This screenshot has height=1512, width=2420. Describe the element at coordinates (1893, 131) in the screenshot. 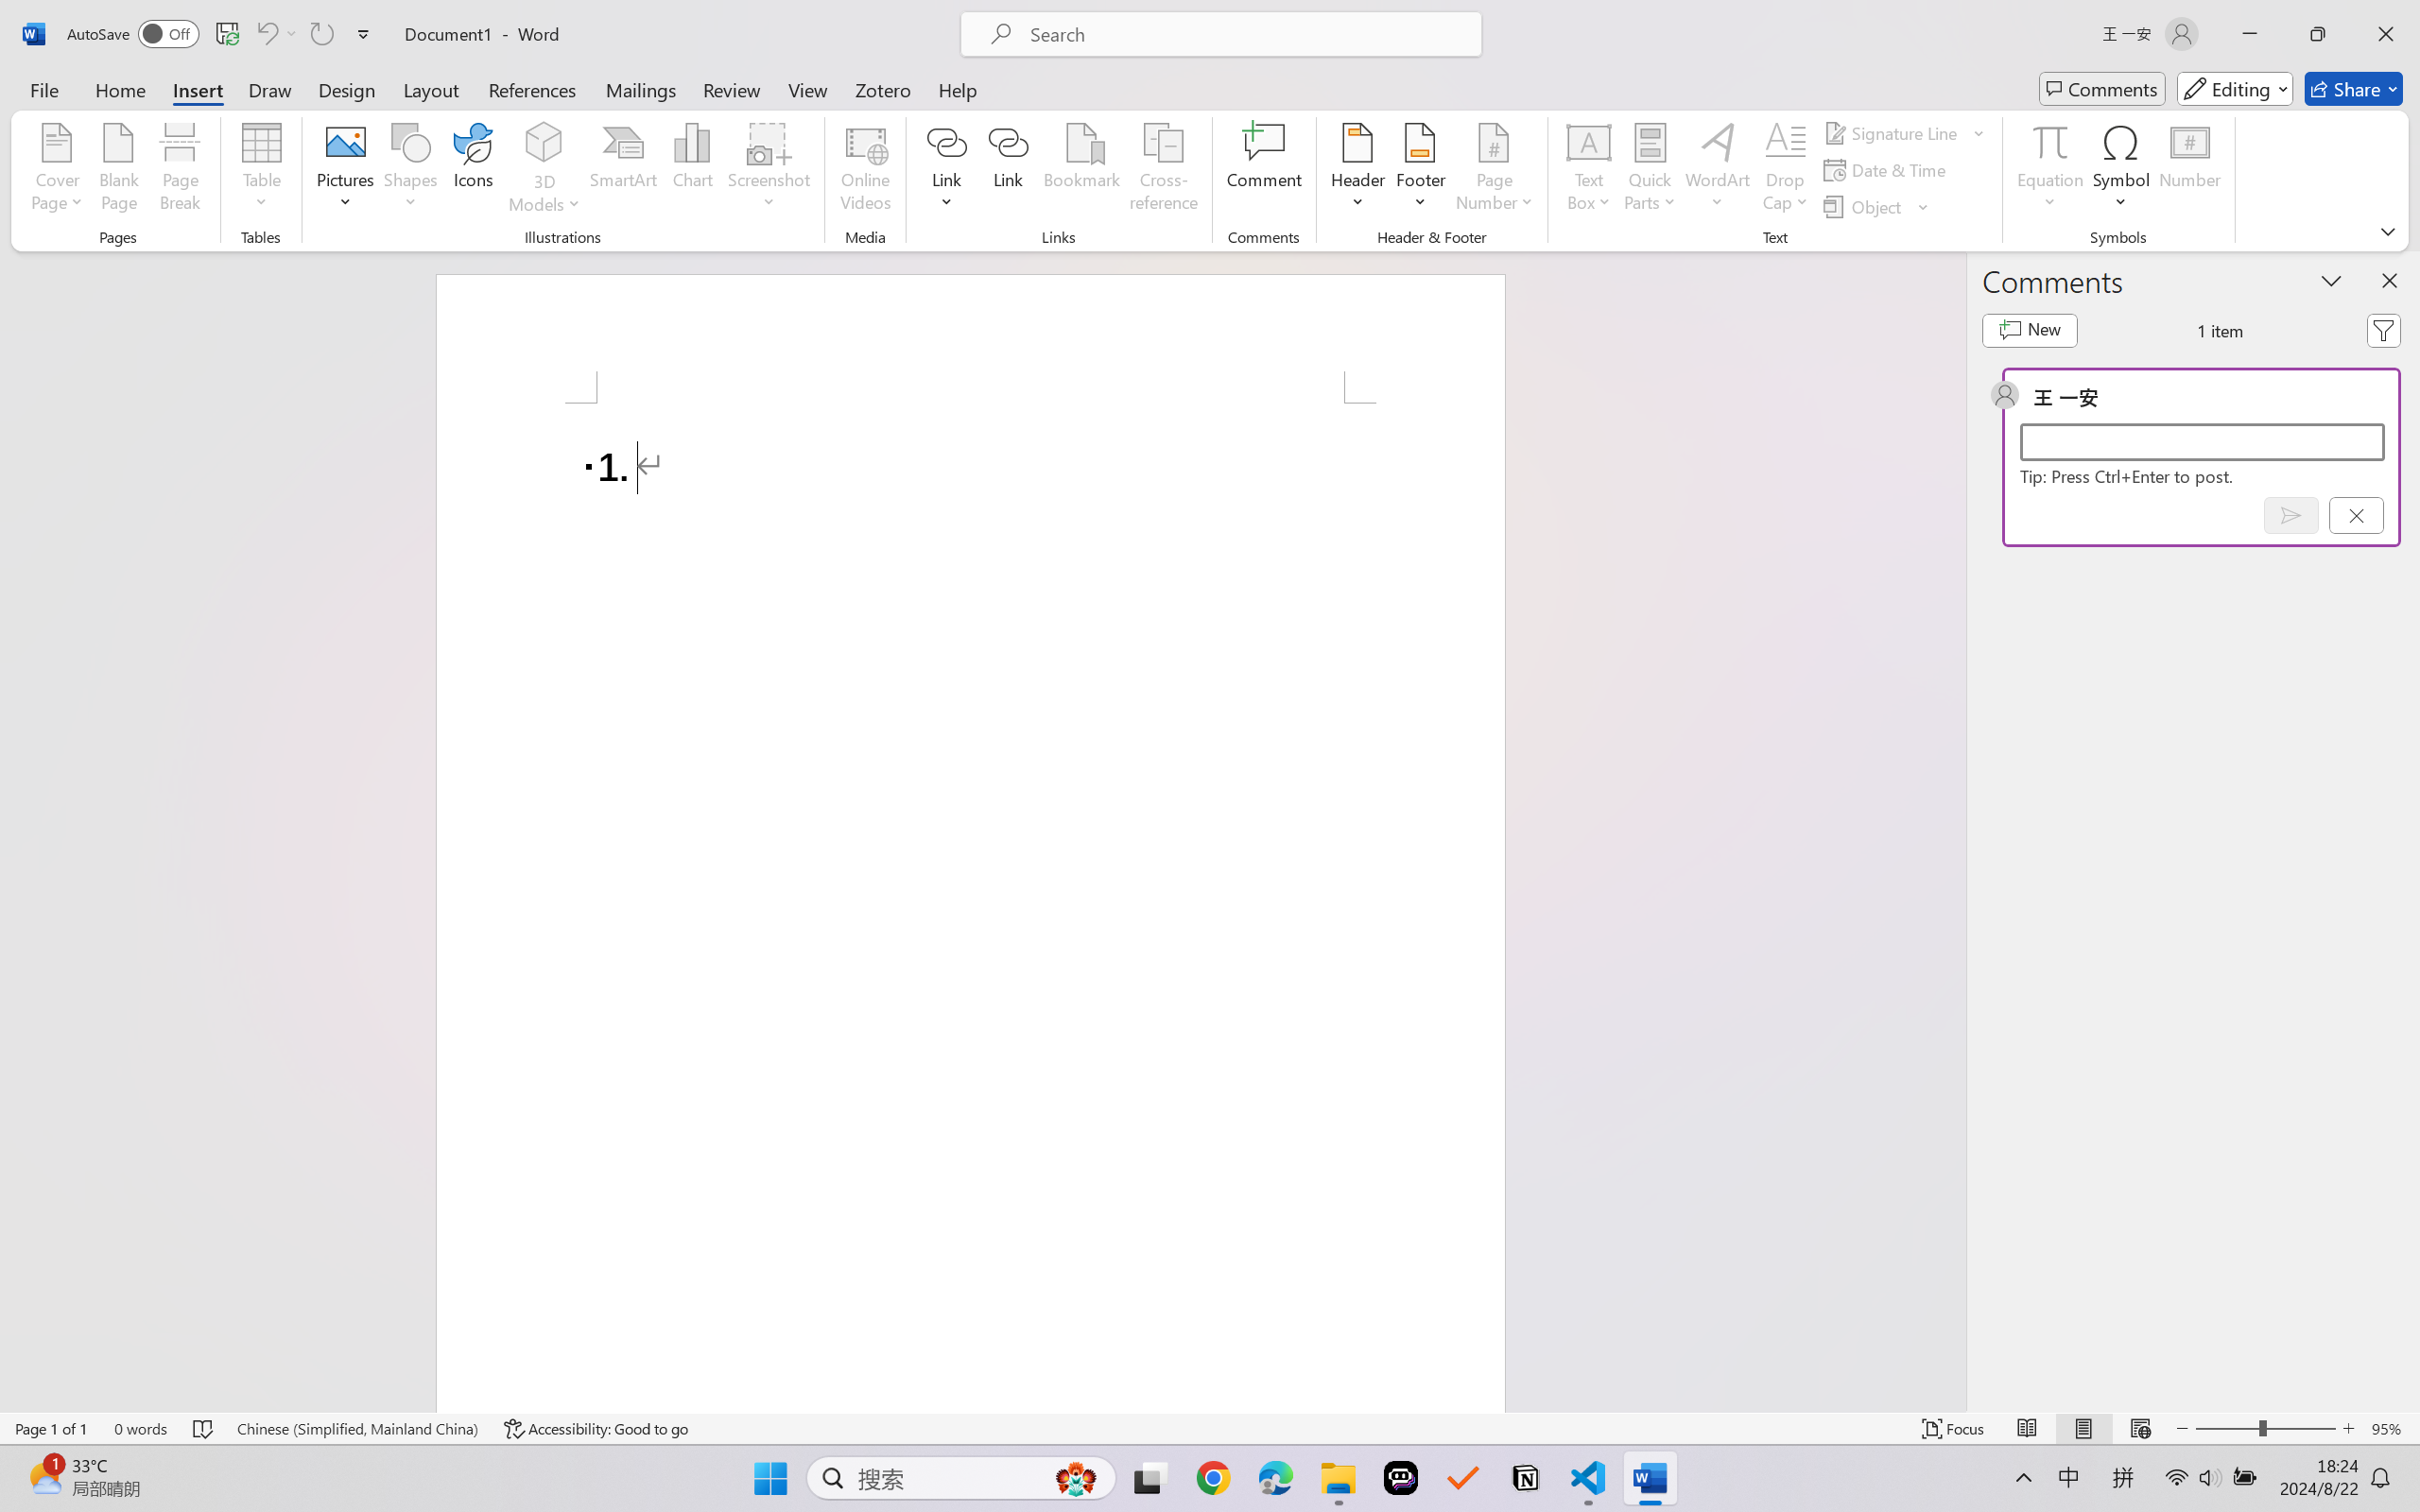

I see `'Signature Line'` at that location.